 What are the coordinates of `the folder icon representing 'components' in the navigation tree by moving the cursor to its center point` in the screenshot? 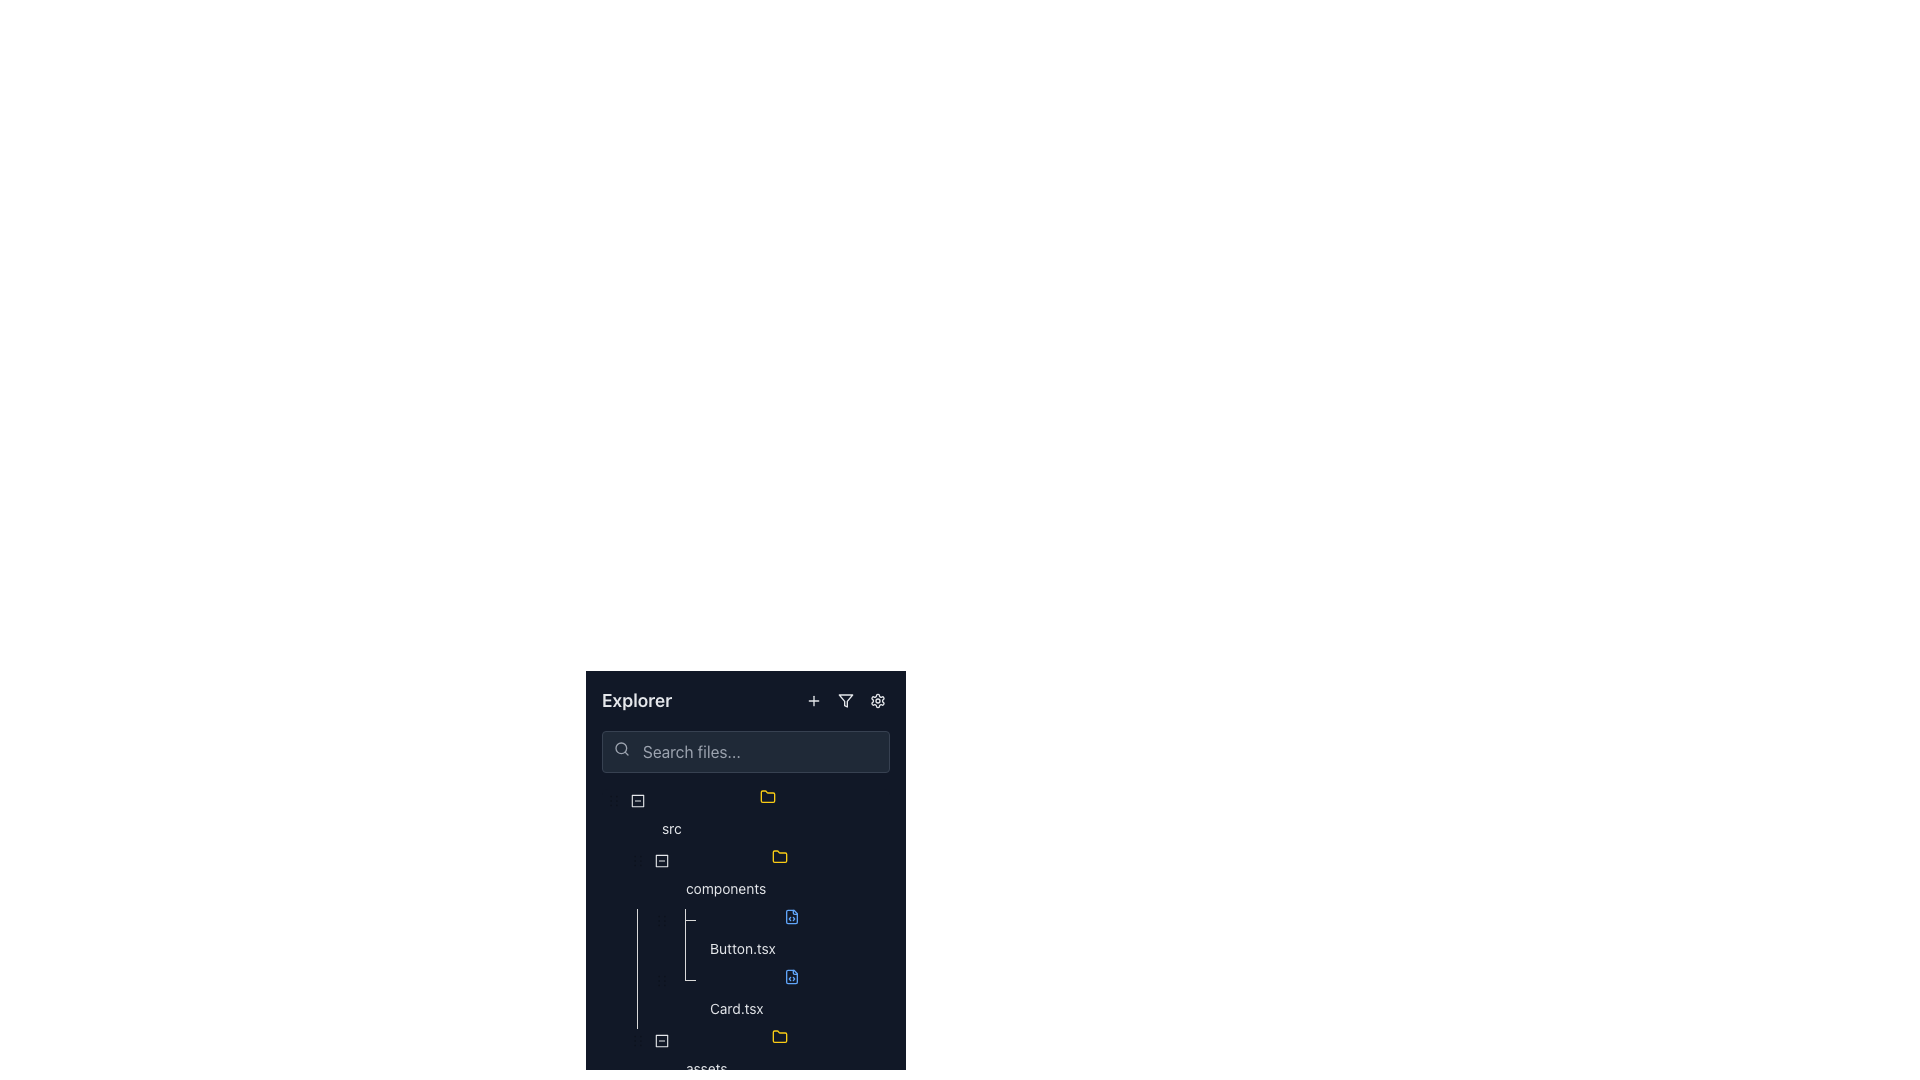 It's located at (782, 859).